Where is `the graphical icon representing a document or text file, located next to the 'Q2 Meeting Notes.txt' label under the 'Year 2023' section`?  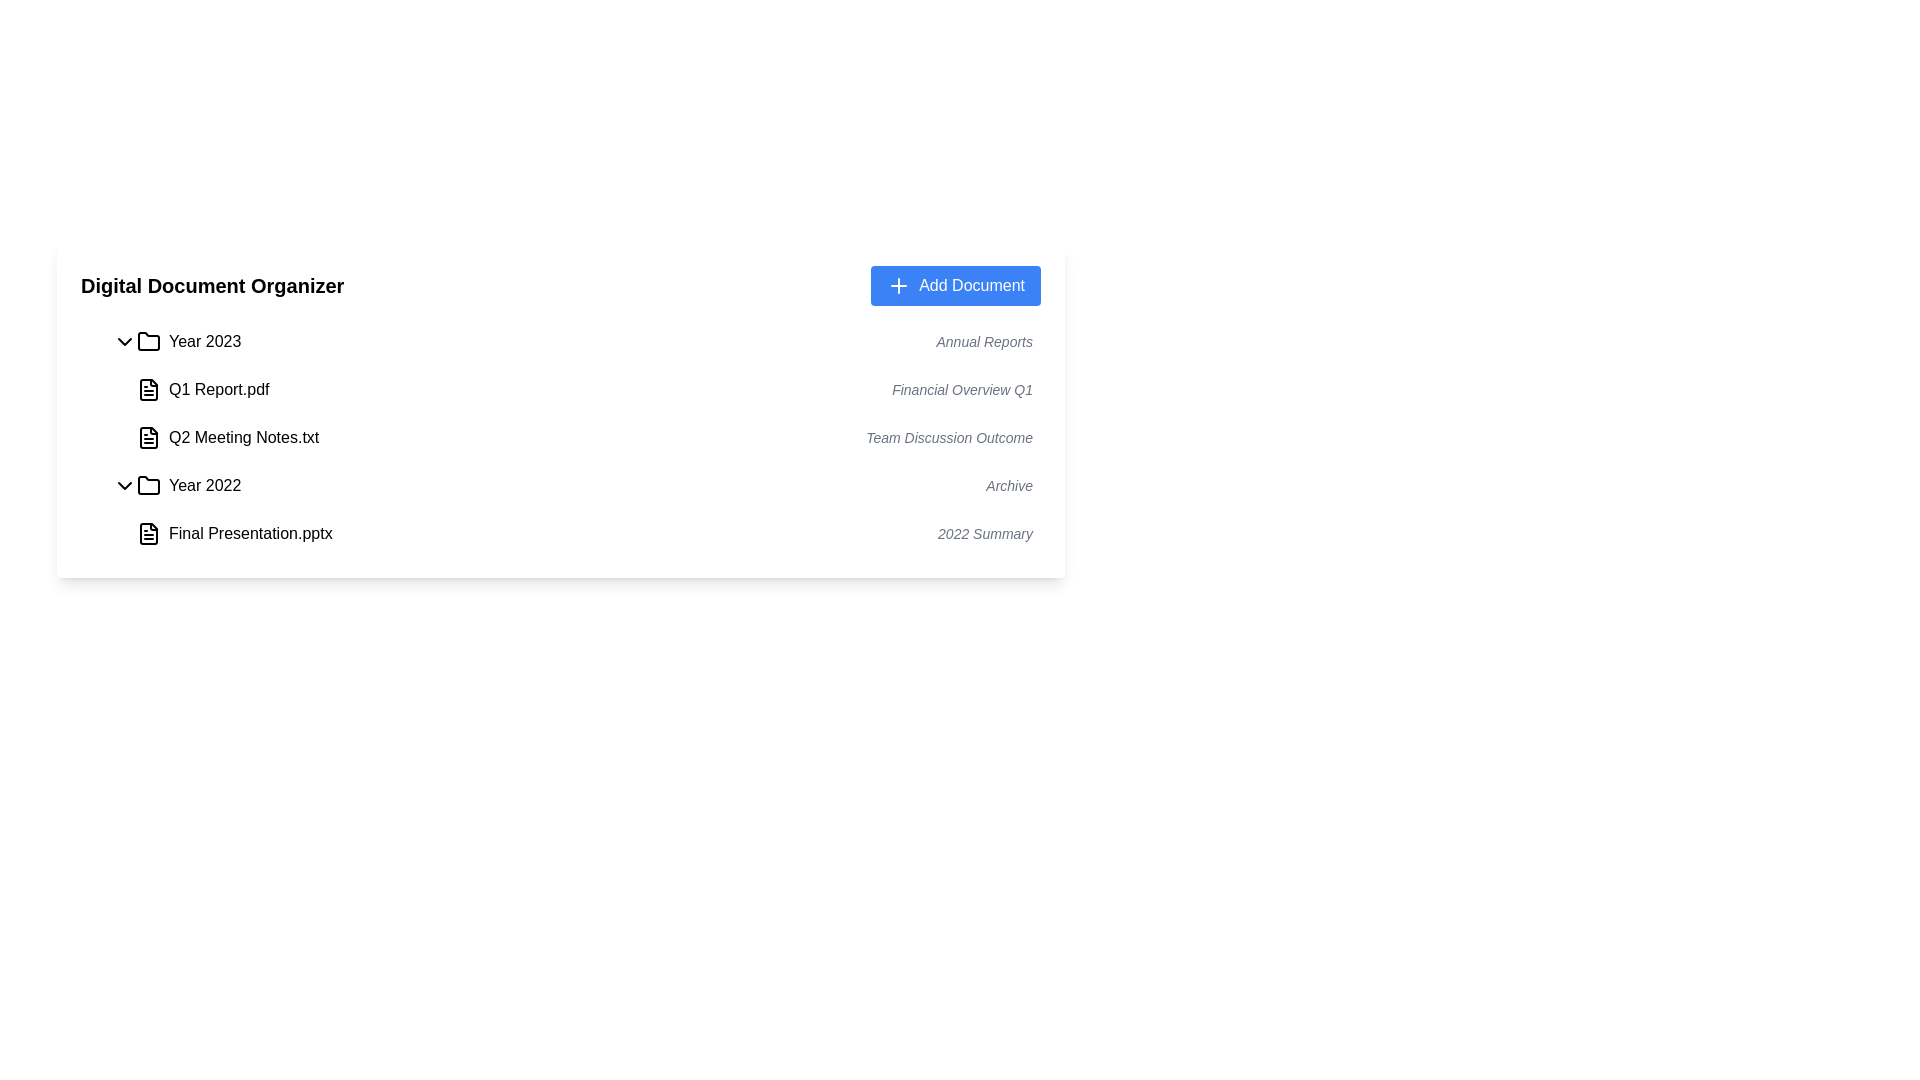
the graphical icon representing a document or text file, located next to the 'Q2 Meeting Notes.txt' label under the 'Year 2023' section is located at coordinates (147, 437).